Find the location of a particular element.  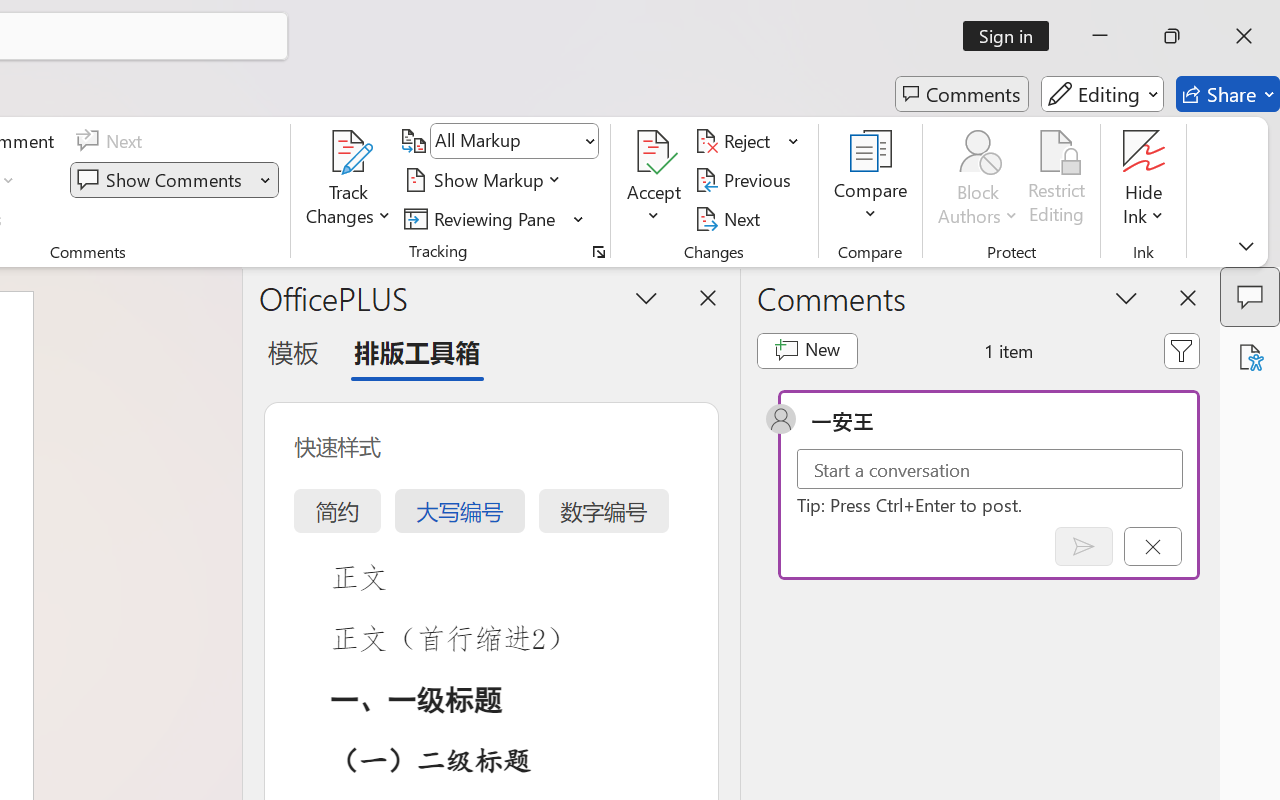

'Compare' is located at coordinates (871, 179).